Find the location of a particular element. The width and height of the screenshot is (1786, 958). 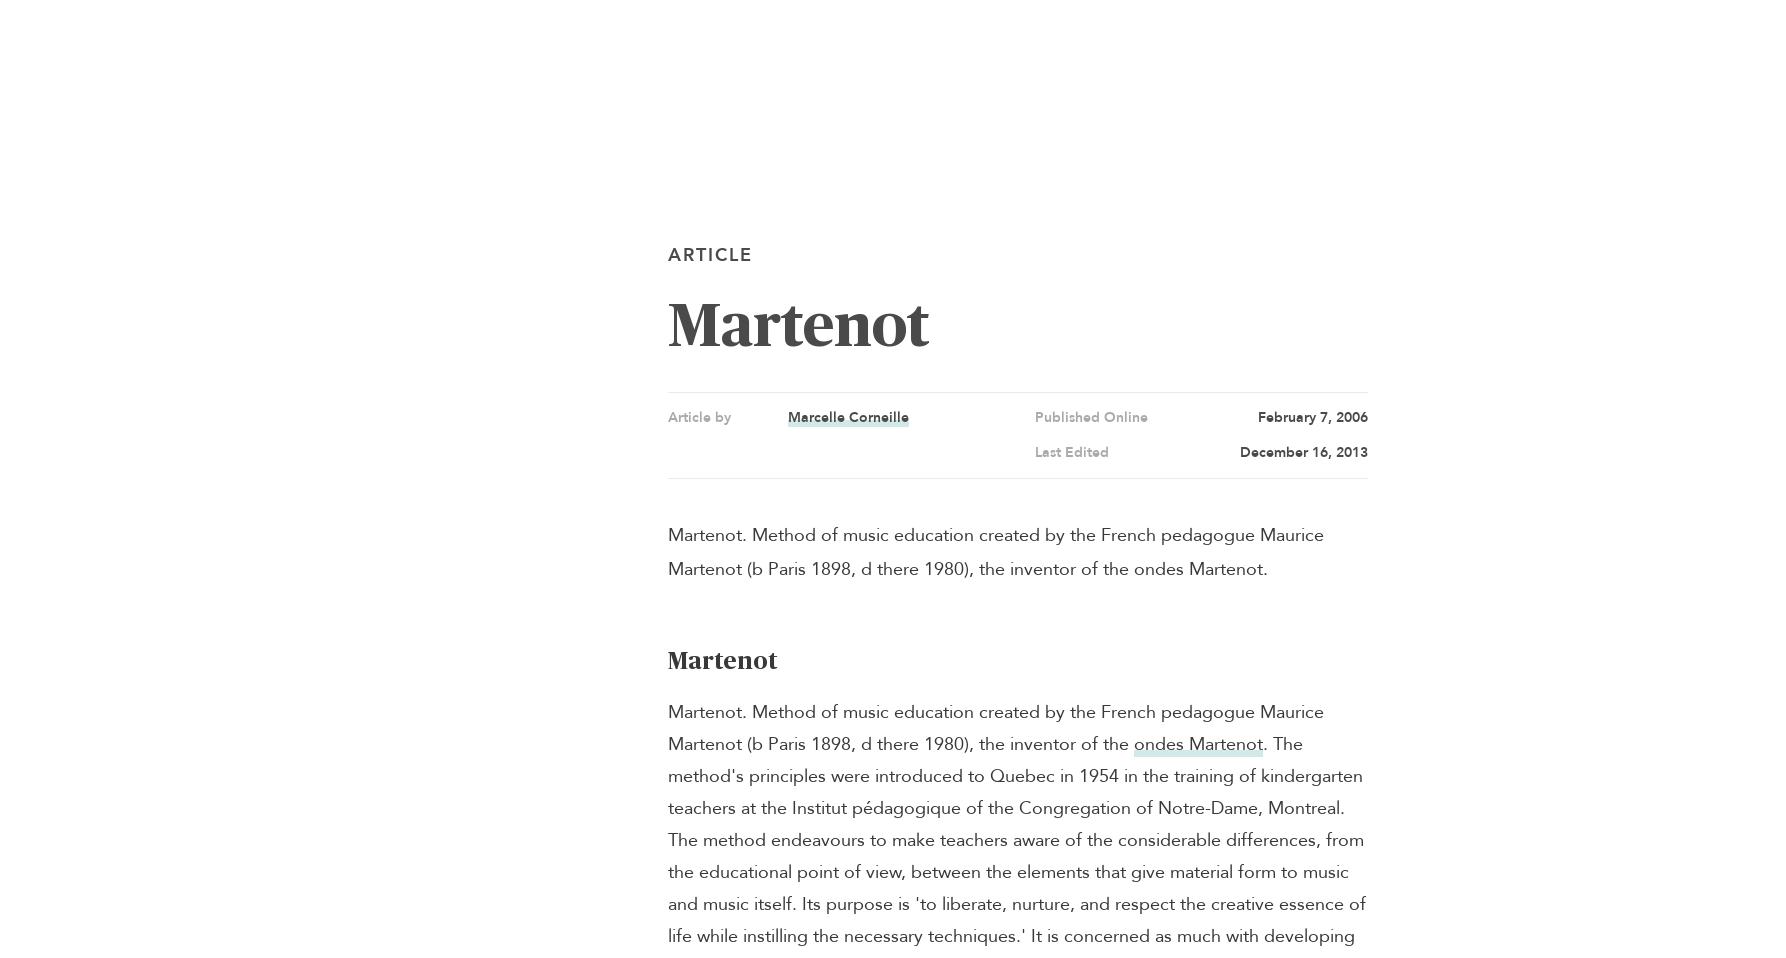

'Rapport de la Commission royale d'enquête sur l'enseignement des arts dans la province de Québec' is located at coordinates (684, 425).